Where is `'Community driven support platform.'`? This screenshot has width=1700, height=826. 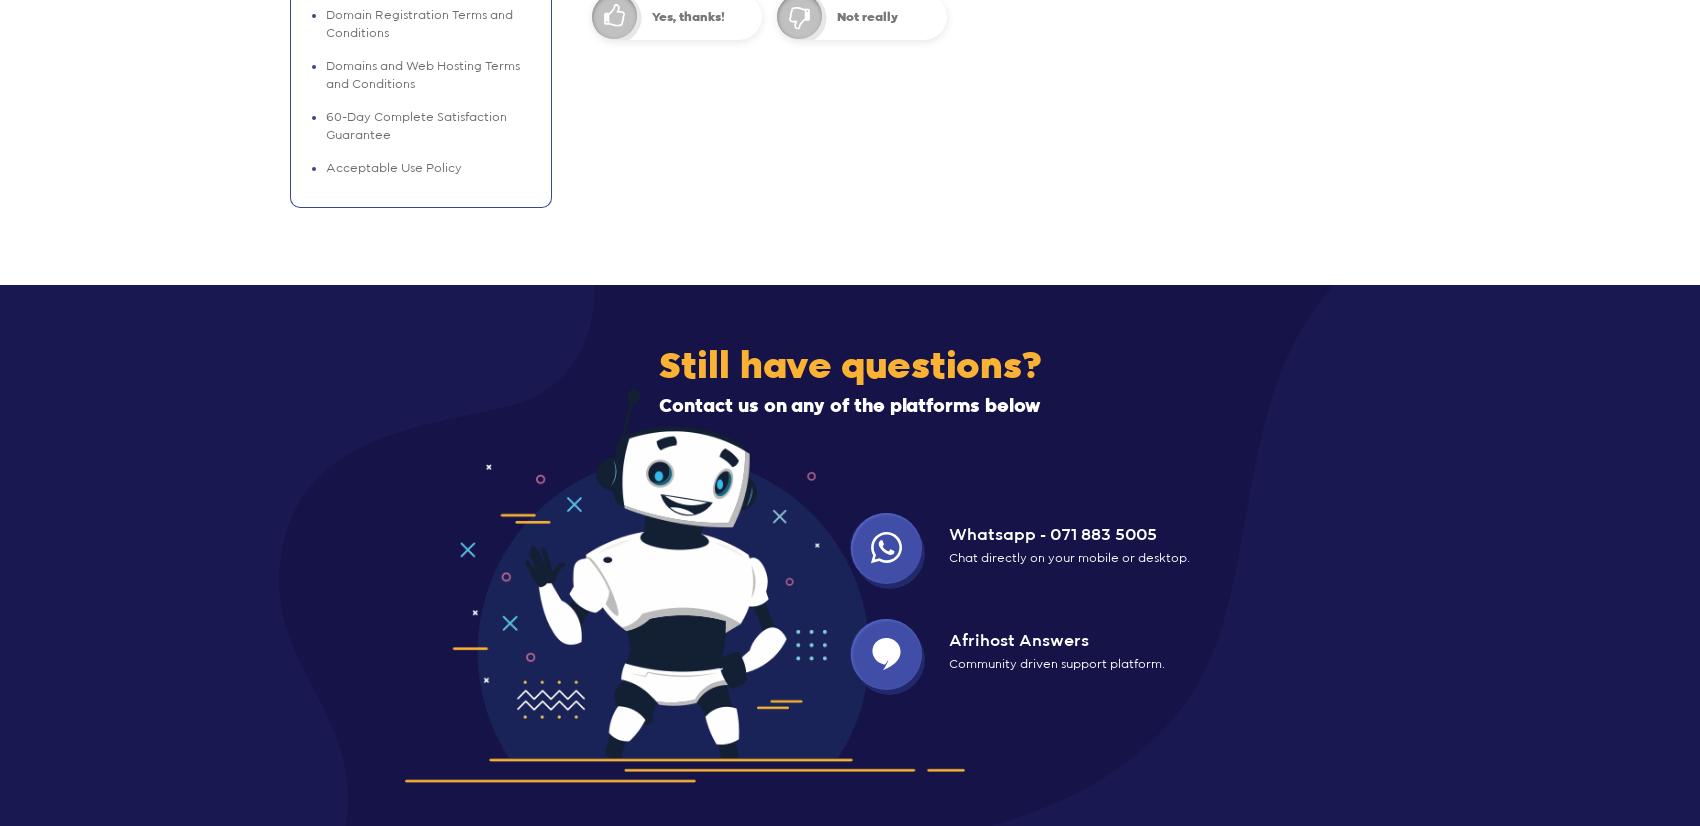
'Community driven support platform.' is located at coordinates (1056, 663).